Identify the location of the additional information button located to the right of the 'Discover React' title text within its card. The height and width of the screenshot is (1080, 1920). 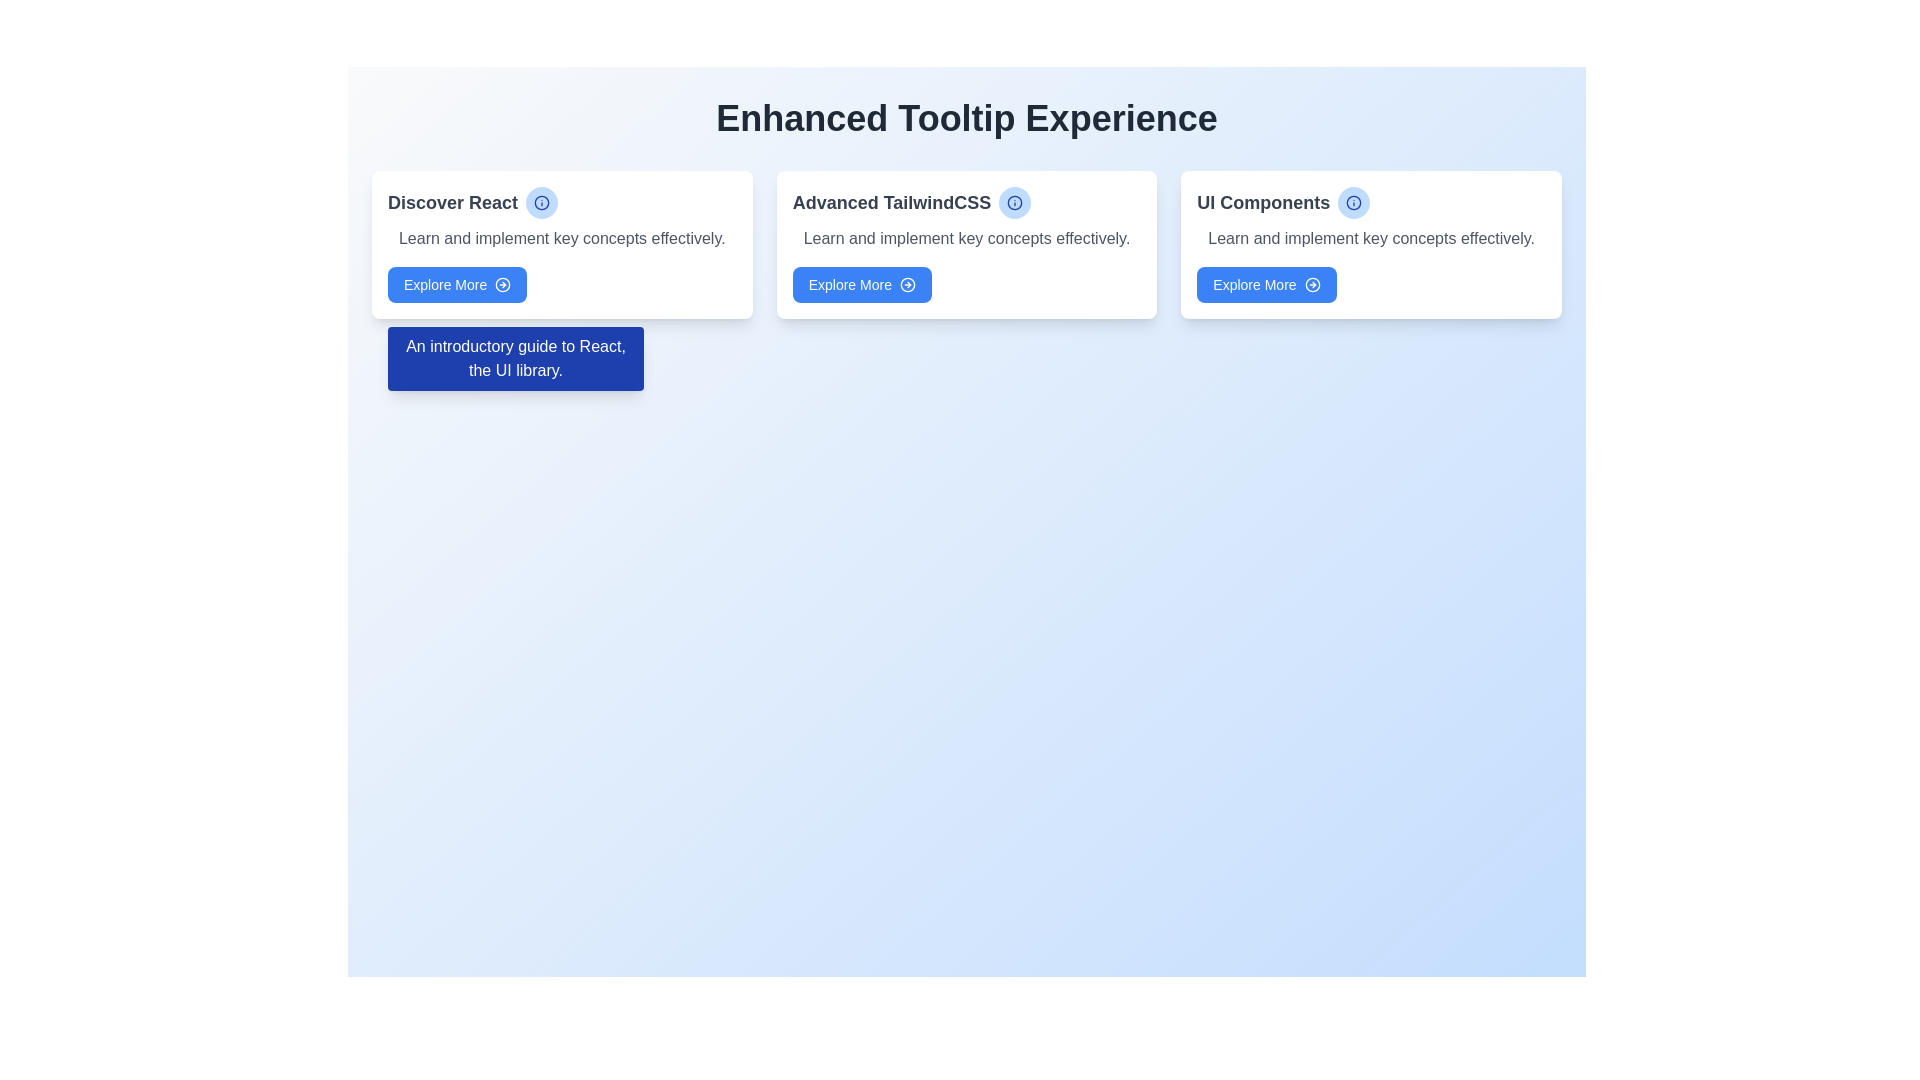
(542, 203).